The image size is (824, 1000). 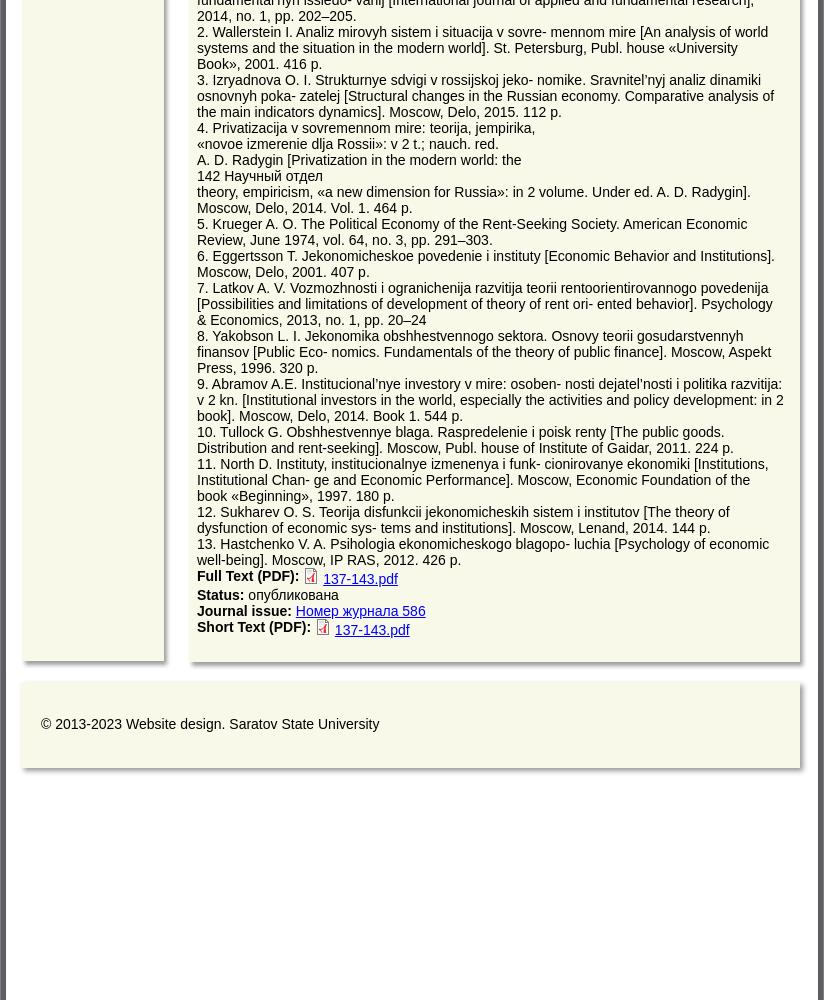 What do you see at coordinates (293, 610) in the screenshot?
I see `'Номер журнала 586'` at bounding box center [293, 610].